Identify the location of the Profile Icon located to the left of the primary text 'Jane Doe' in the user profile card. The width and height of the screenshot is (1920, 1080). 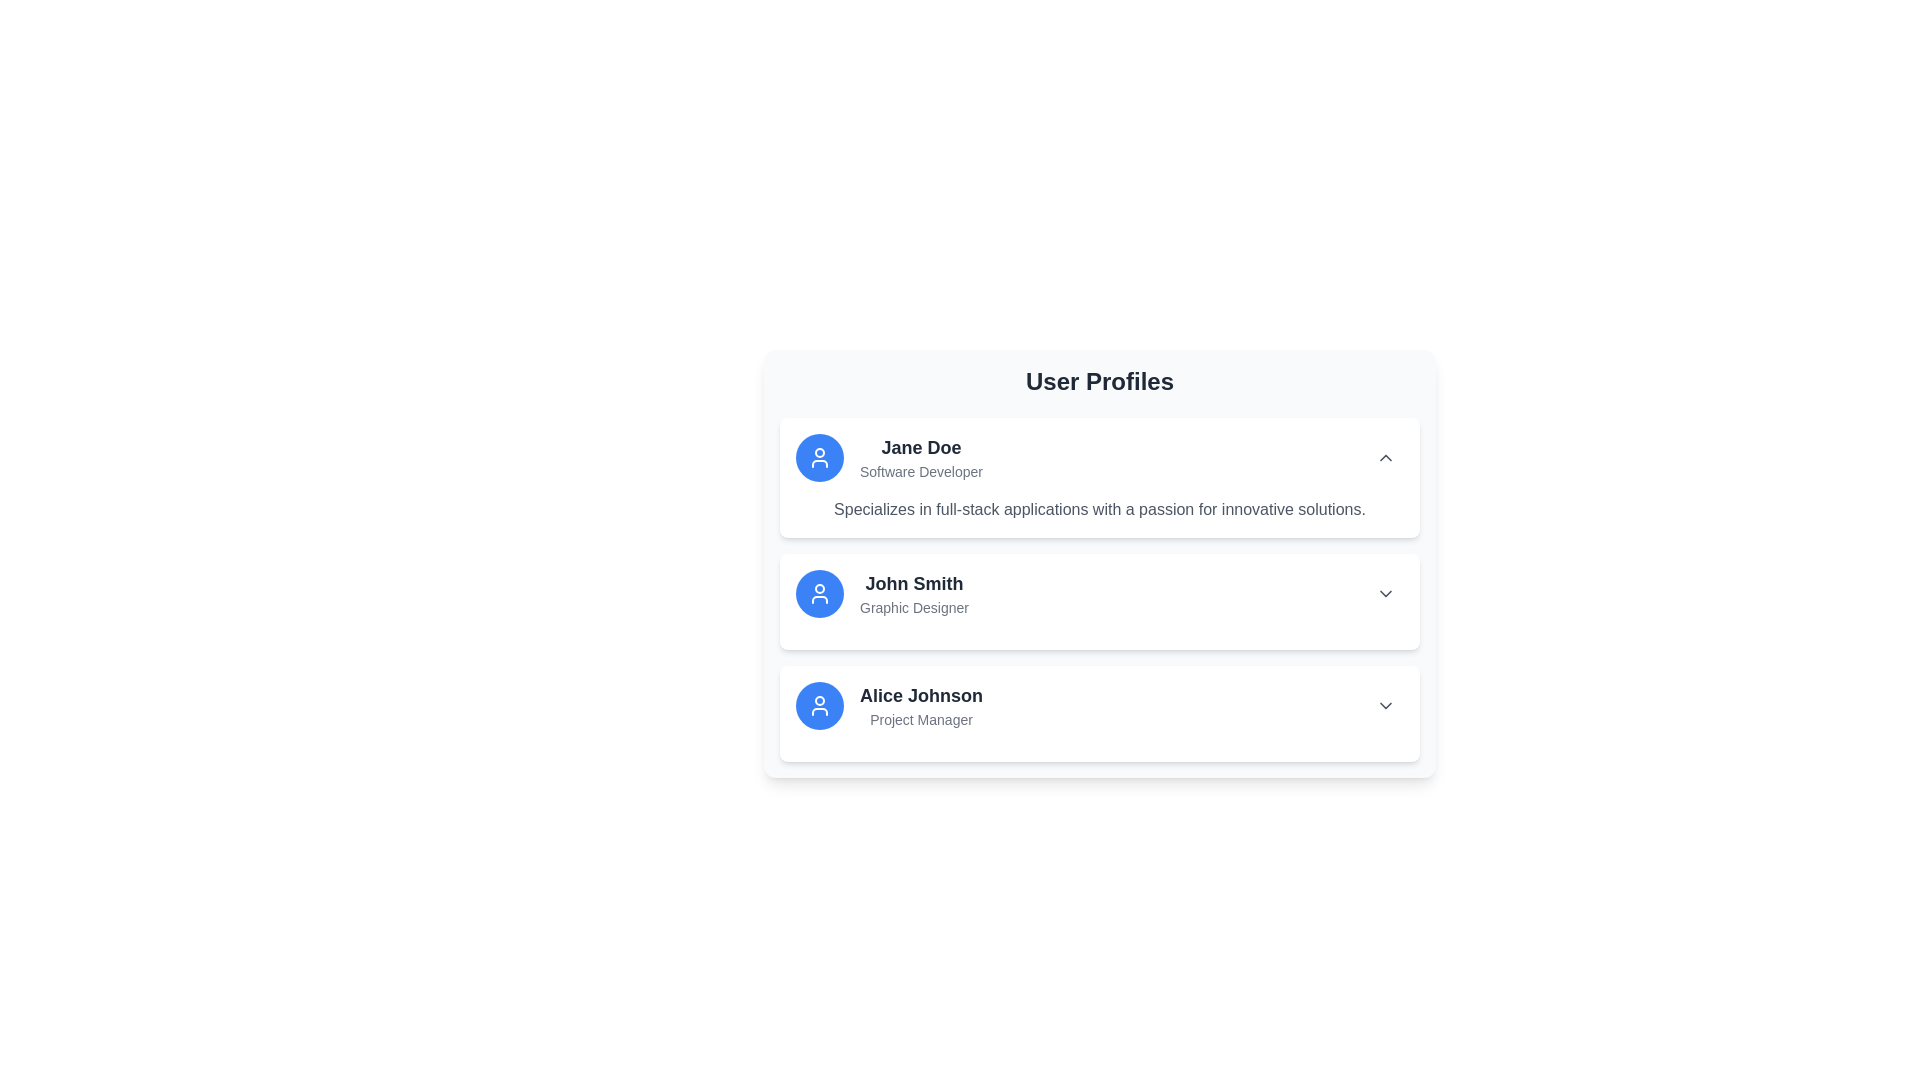
(820, 704).